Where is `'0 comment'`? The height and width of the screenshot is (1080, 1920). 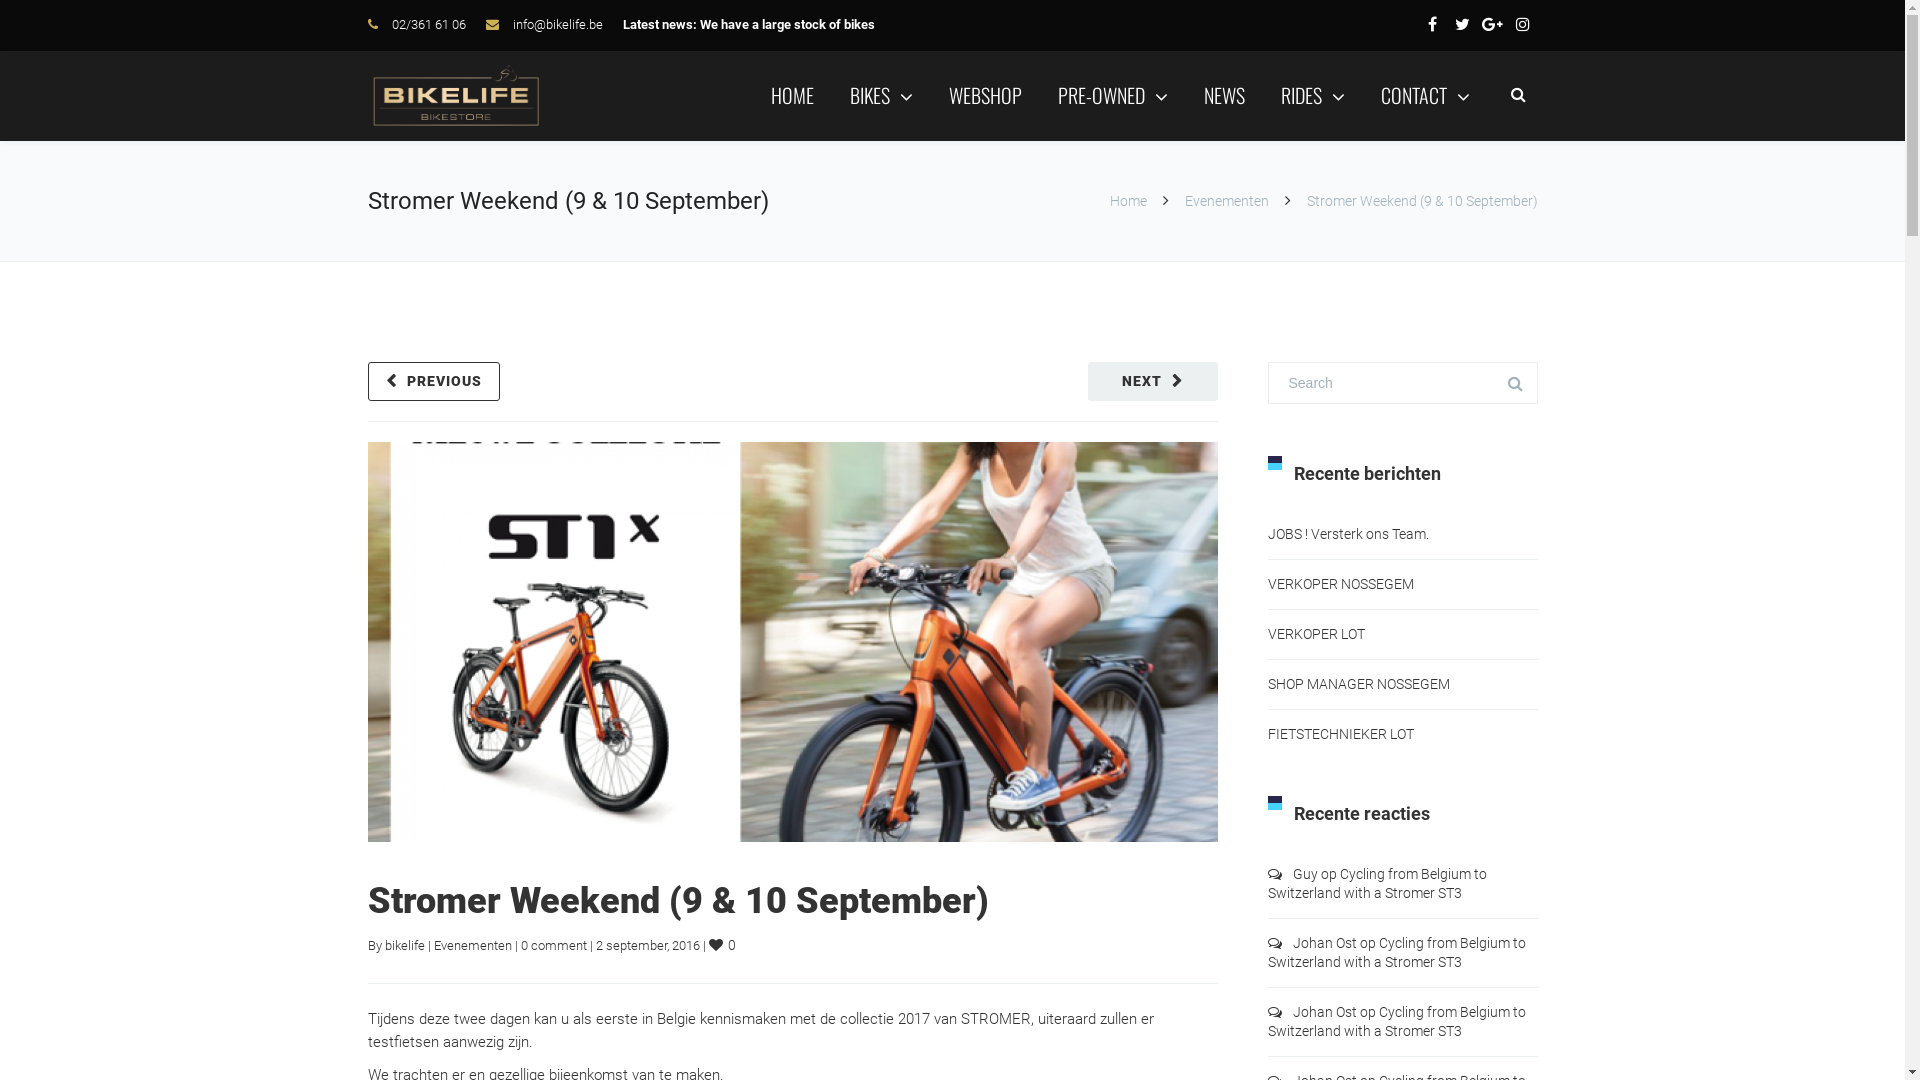
'0 comment' is located at coordinates (552, 945).